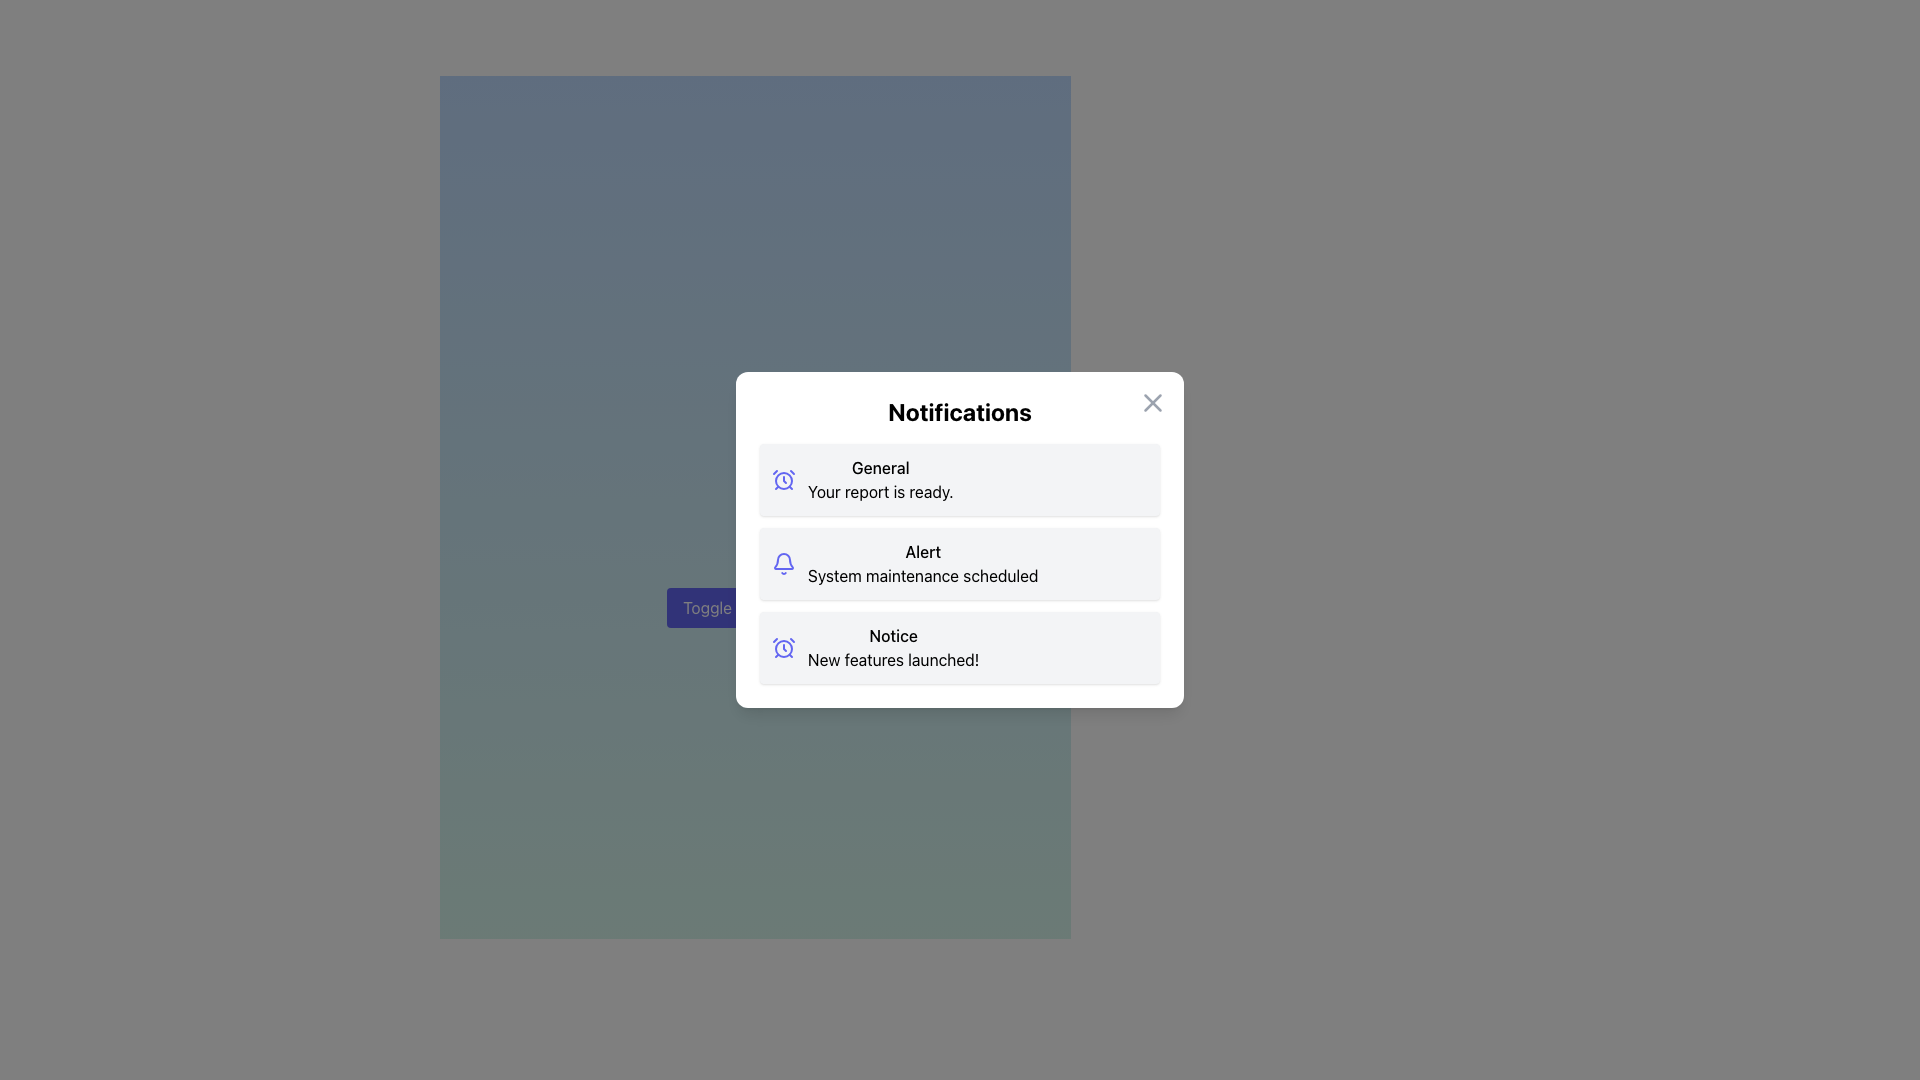 The height and width of the screenshot is (1080, 1920). I want to click on the close button located in the top-right corner of the notification modal, so click(1152, 402).